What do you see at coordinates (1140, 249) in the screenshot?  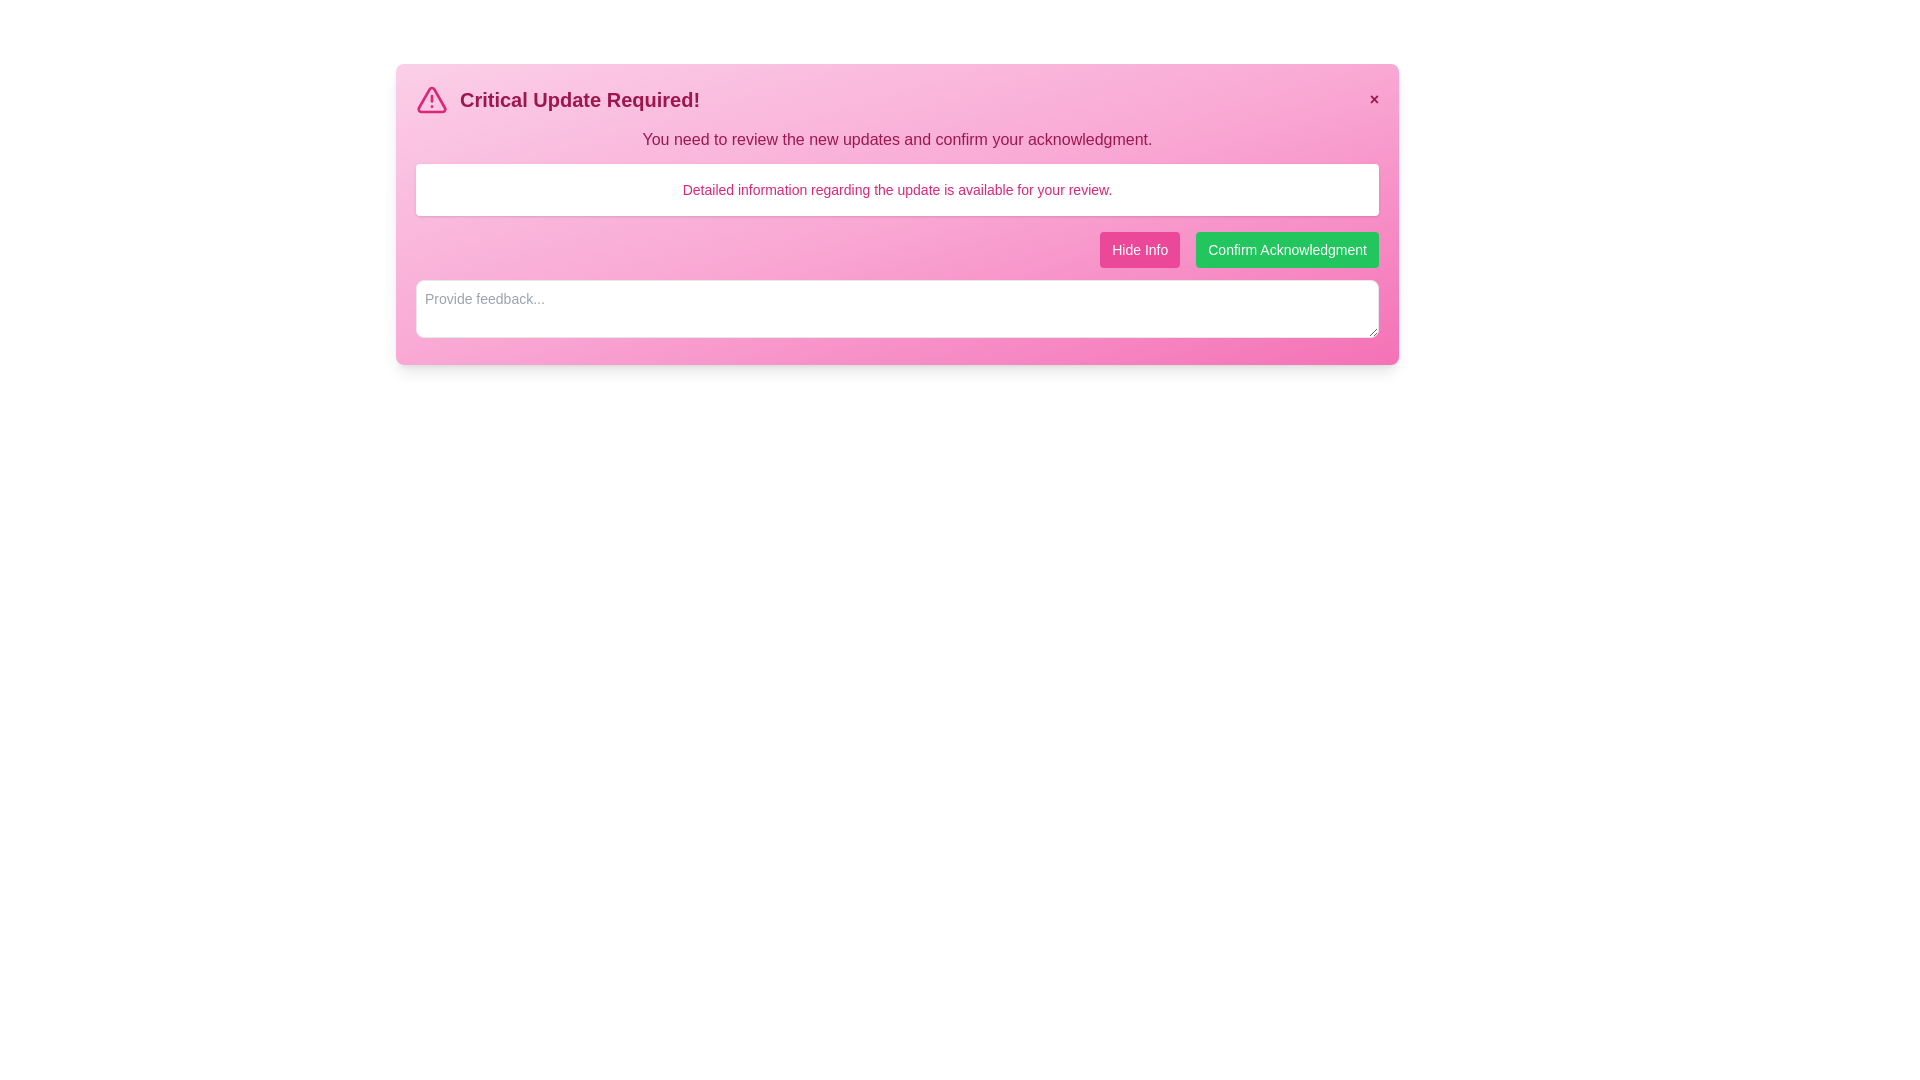 I see `the 'Hide Info' button to toggle the visibility of additional information` at bounding box center [1140, 249].